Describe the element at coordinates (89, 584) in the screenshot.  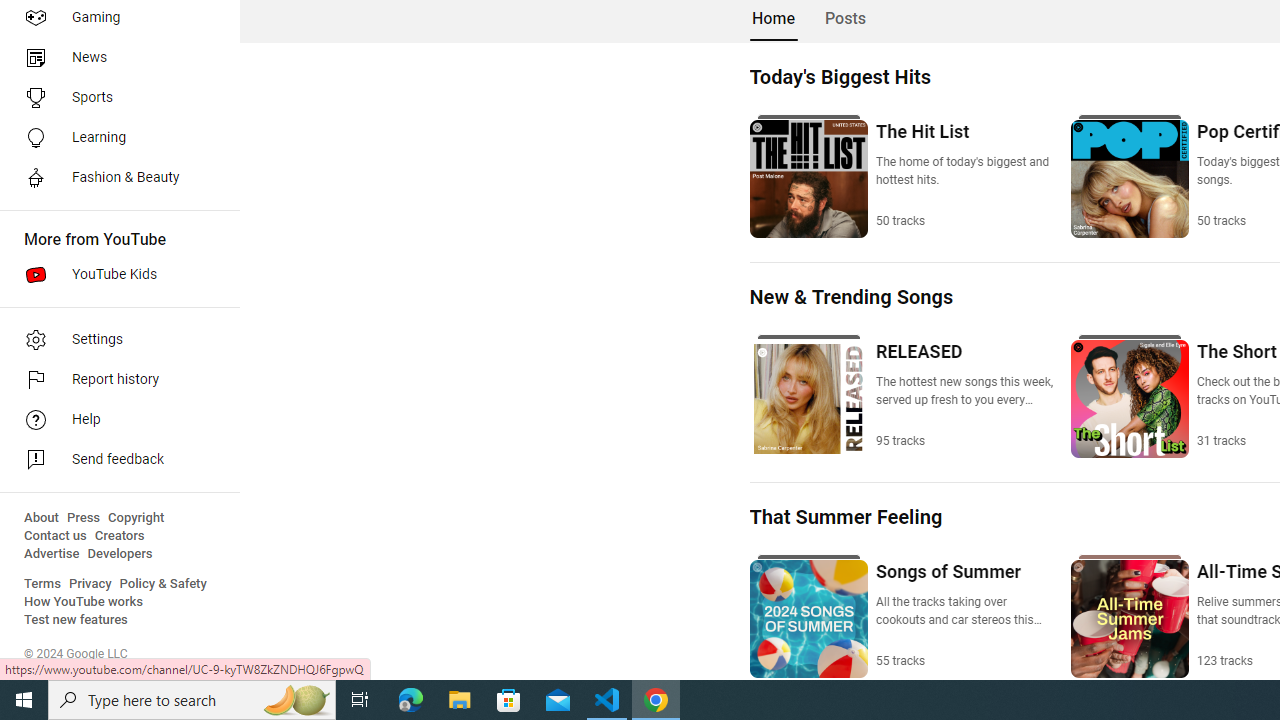
I see `'Privacy'` at that location.